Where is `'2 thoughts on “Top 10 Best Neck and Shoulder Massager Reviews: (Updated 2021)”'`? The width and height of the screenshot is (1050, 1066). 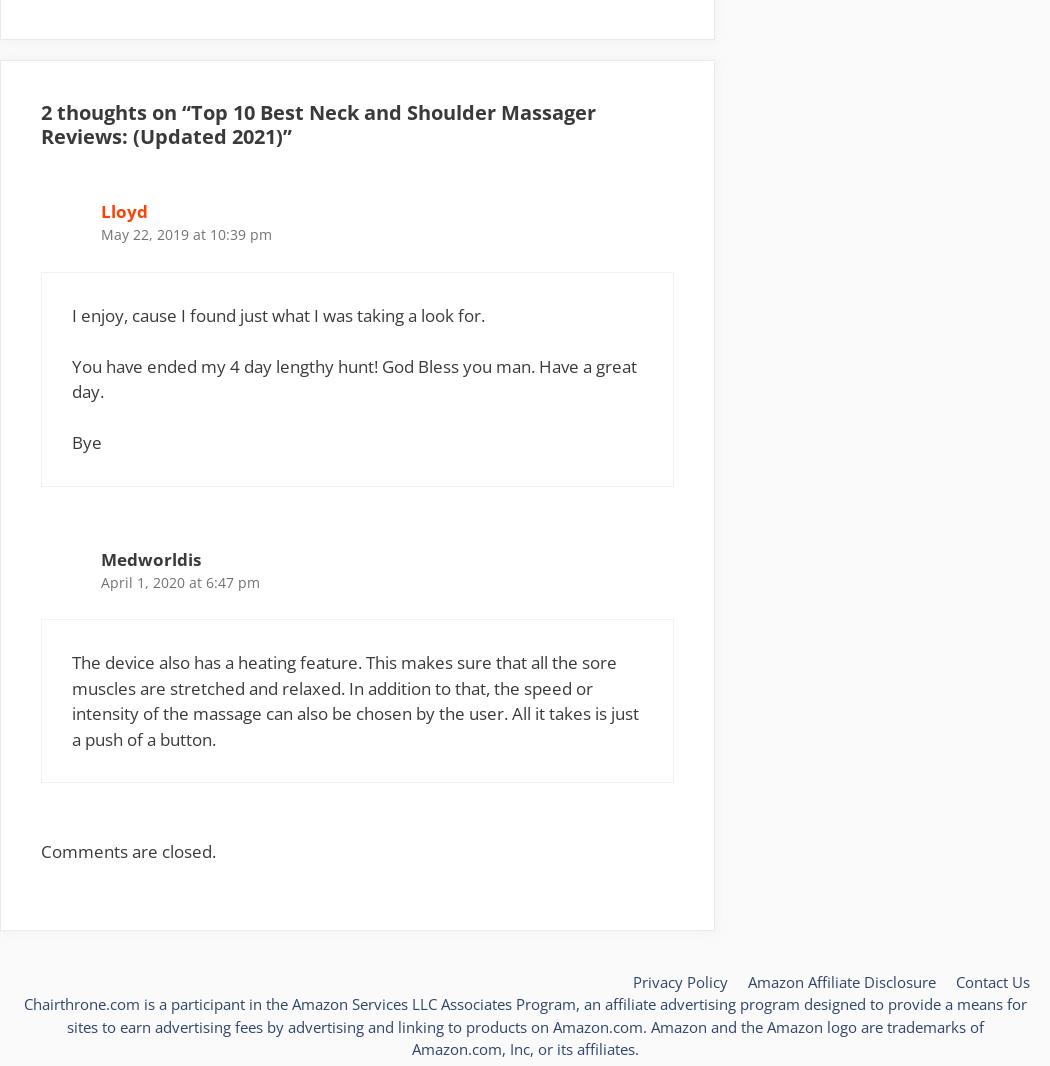 '2 thoughts on “Top 10 Best Neck and Shoulder Massager Reviews: (Updated 2021)”' is located at coordinates (39, 122).